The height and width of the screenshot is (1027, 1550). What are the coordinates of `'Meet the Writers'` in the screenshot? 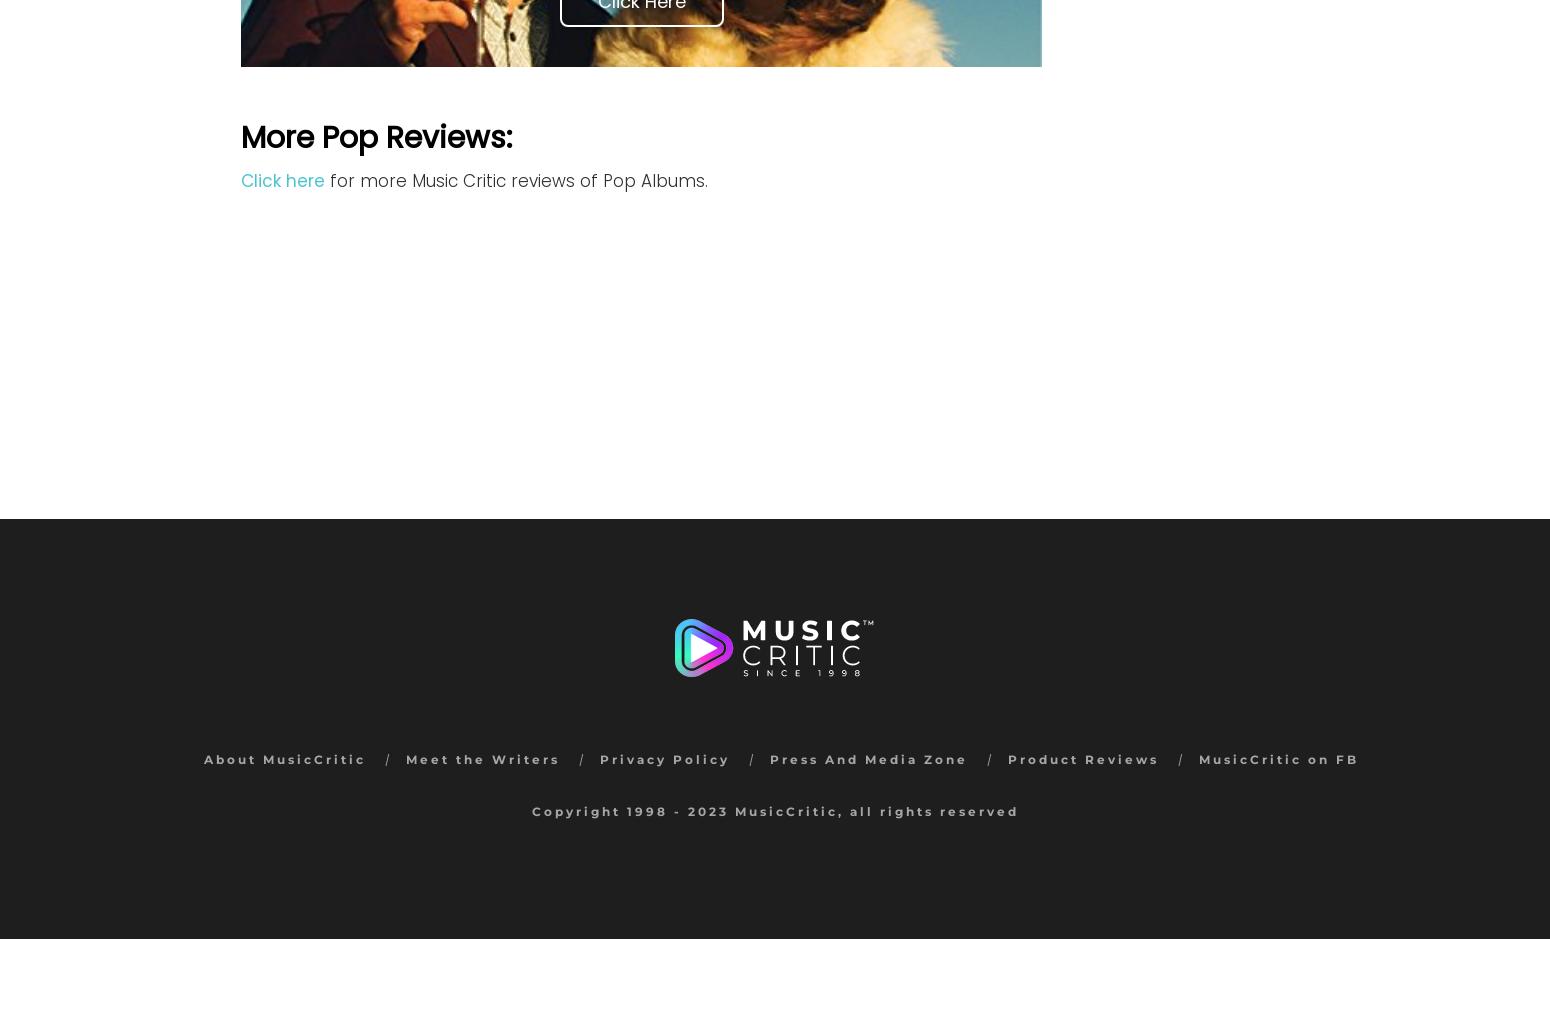 It's located at (481, 757).